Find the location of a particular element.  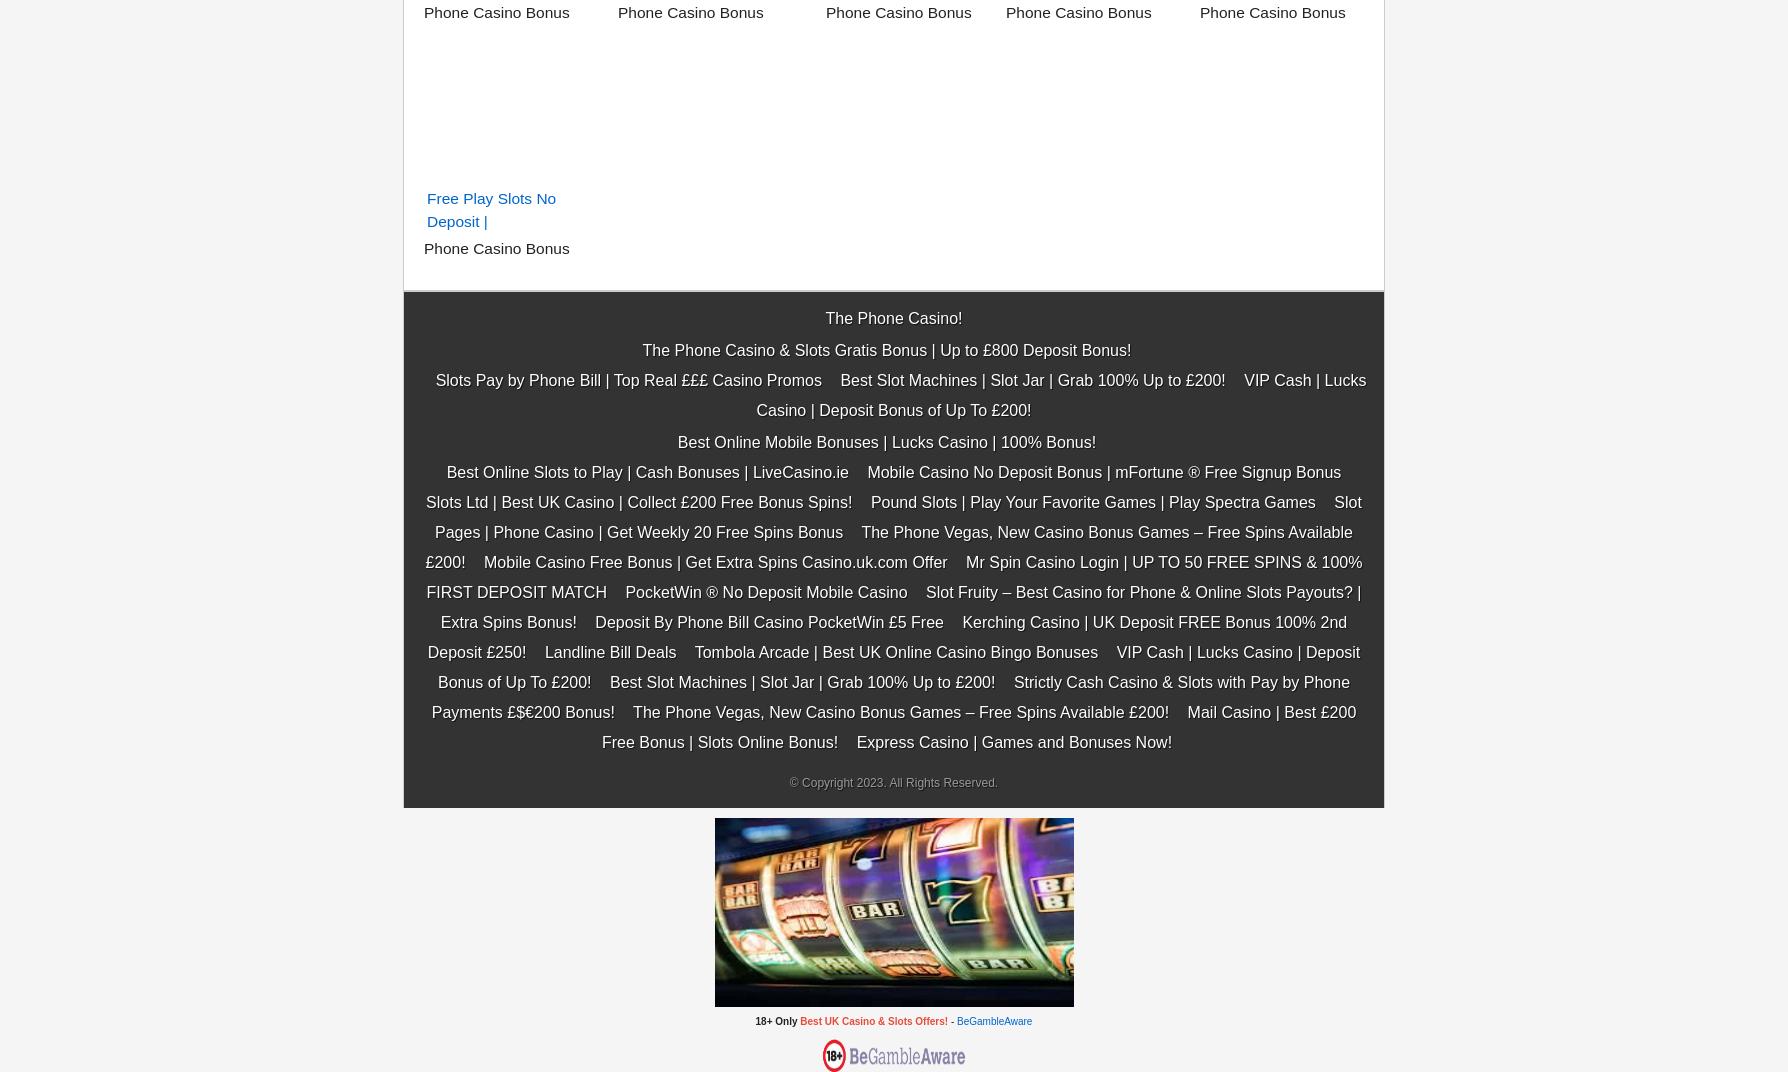

'Mobile Casino Free Bonus | Get Extra Spins Casino.uk.com Offer' is located at coordinates (714, 310).